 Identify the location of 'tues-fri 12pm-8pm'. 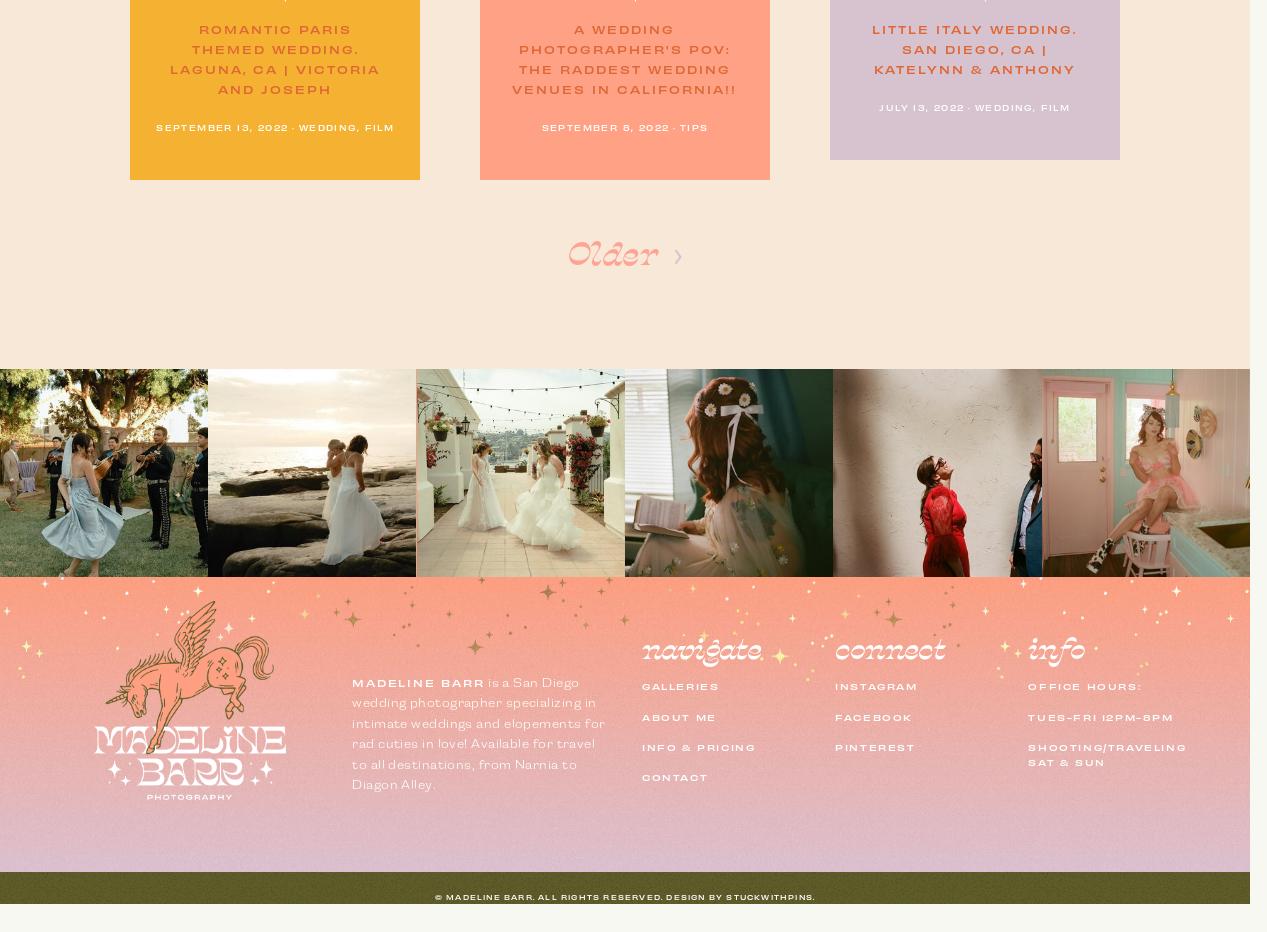
(1028, 714).